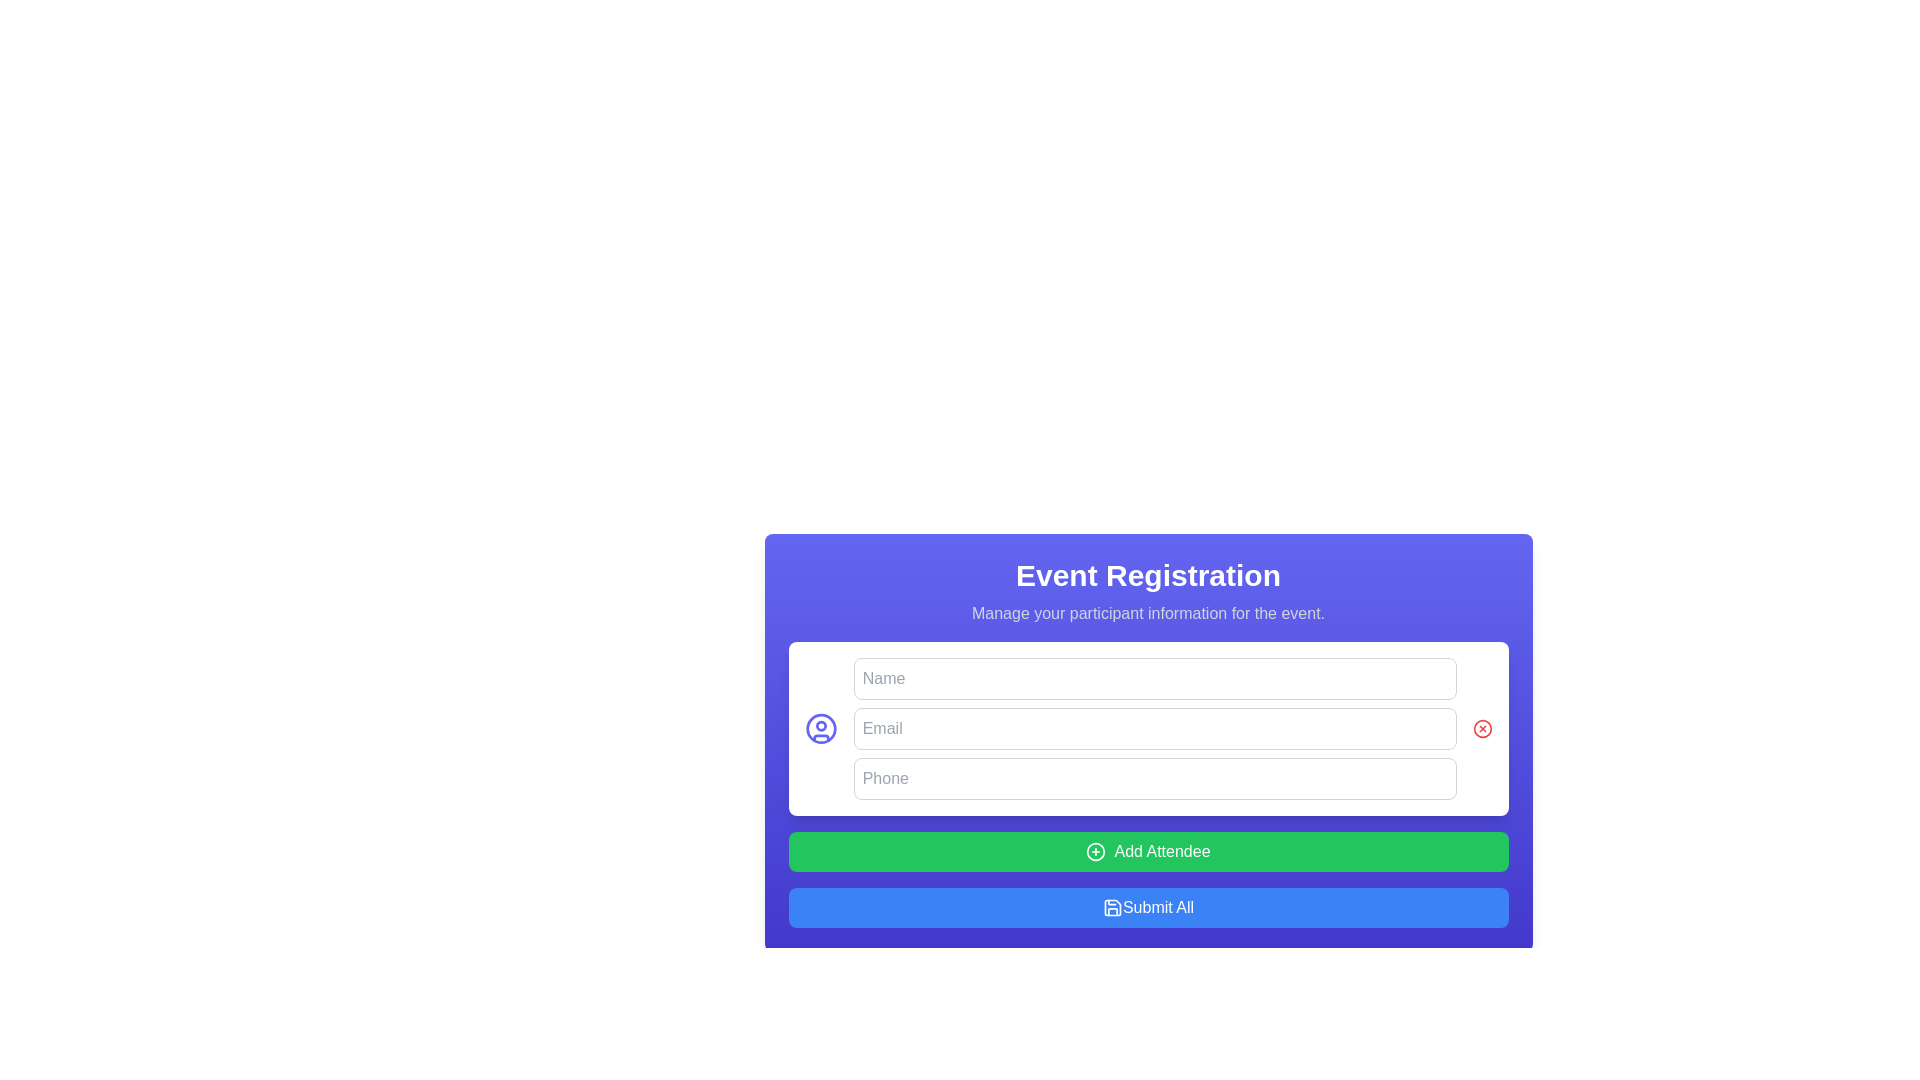  Describe the element at coordinates (1148, 907) in the screenshot. I see `the rectangular 'Submit All' button with a blue background and white text` at that location.